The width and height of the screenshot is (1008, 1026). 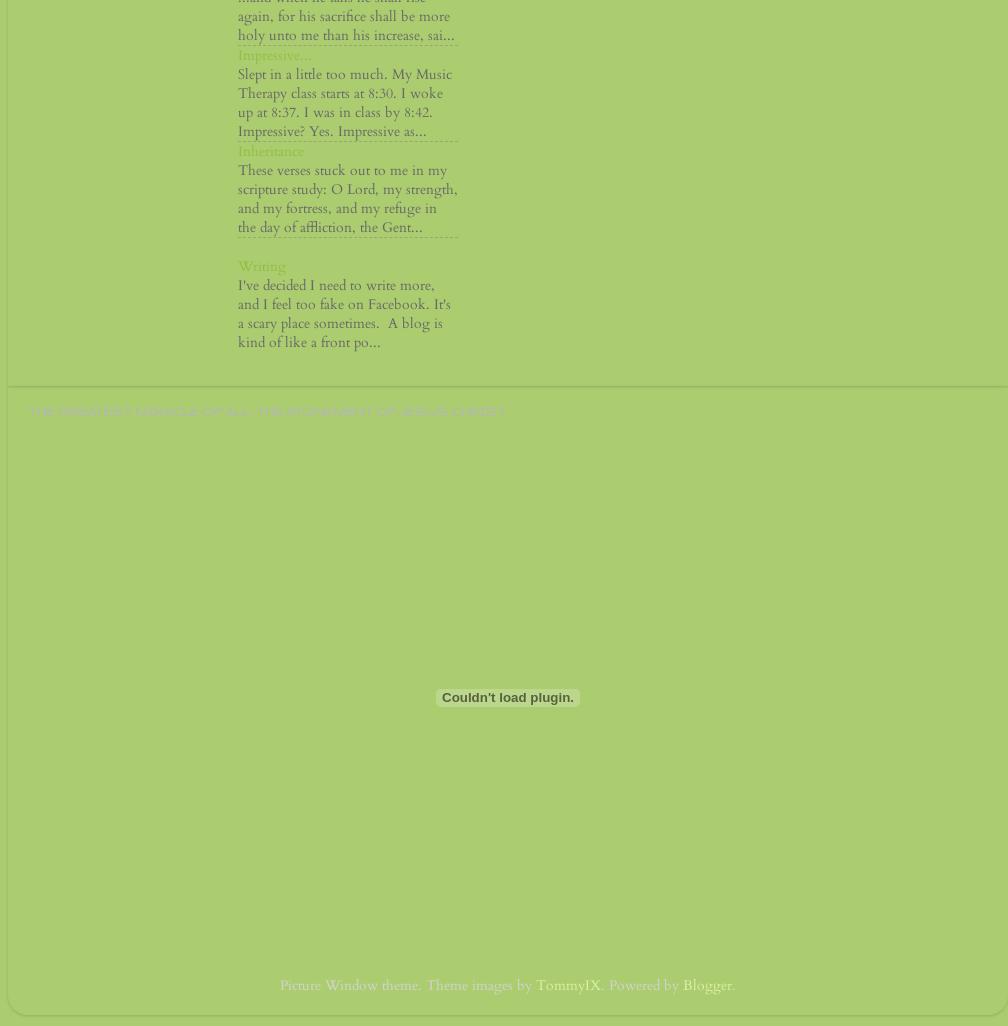 I want to click on 'Slept in a little too much. My Music Therapy class starts at 8:30. I woke up at 8:37. I was in class by 8:42. Impressive? Yes. Impressive as...', so click(x=345, y=103).